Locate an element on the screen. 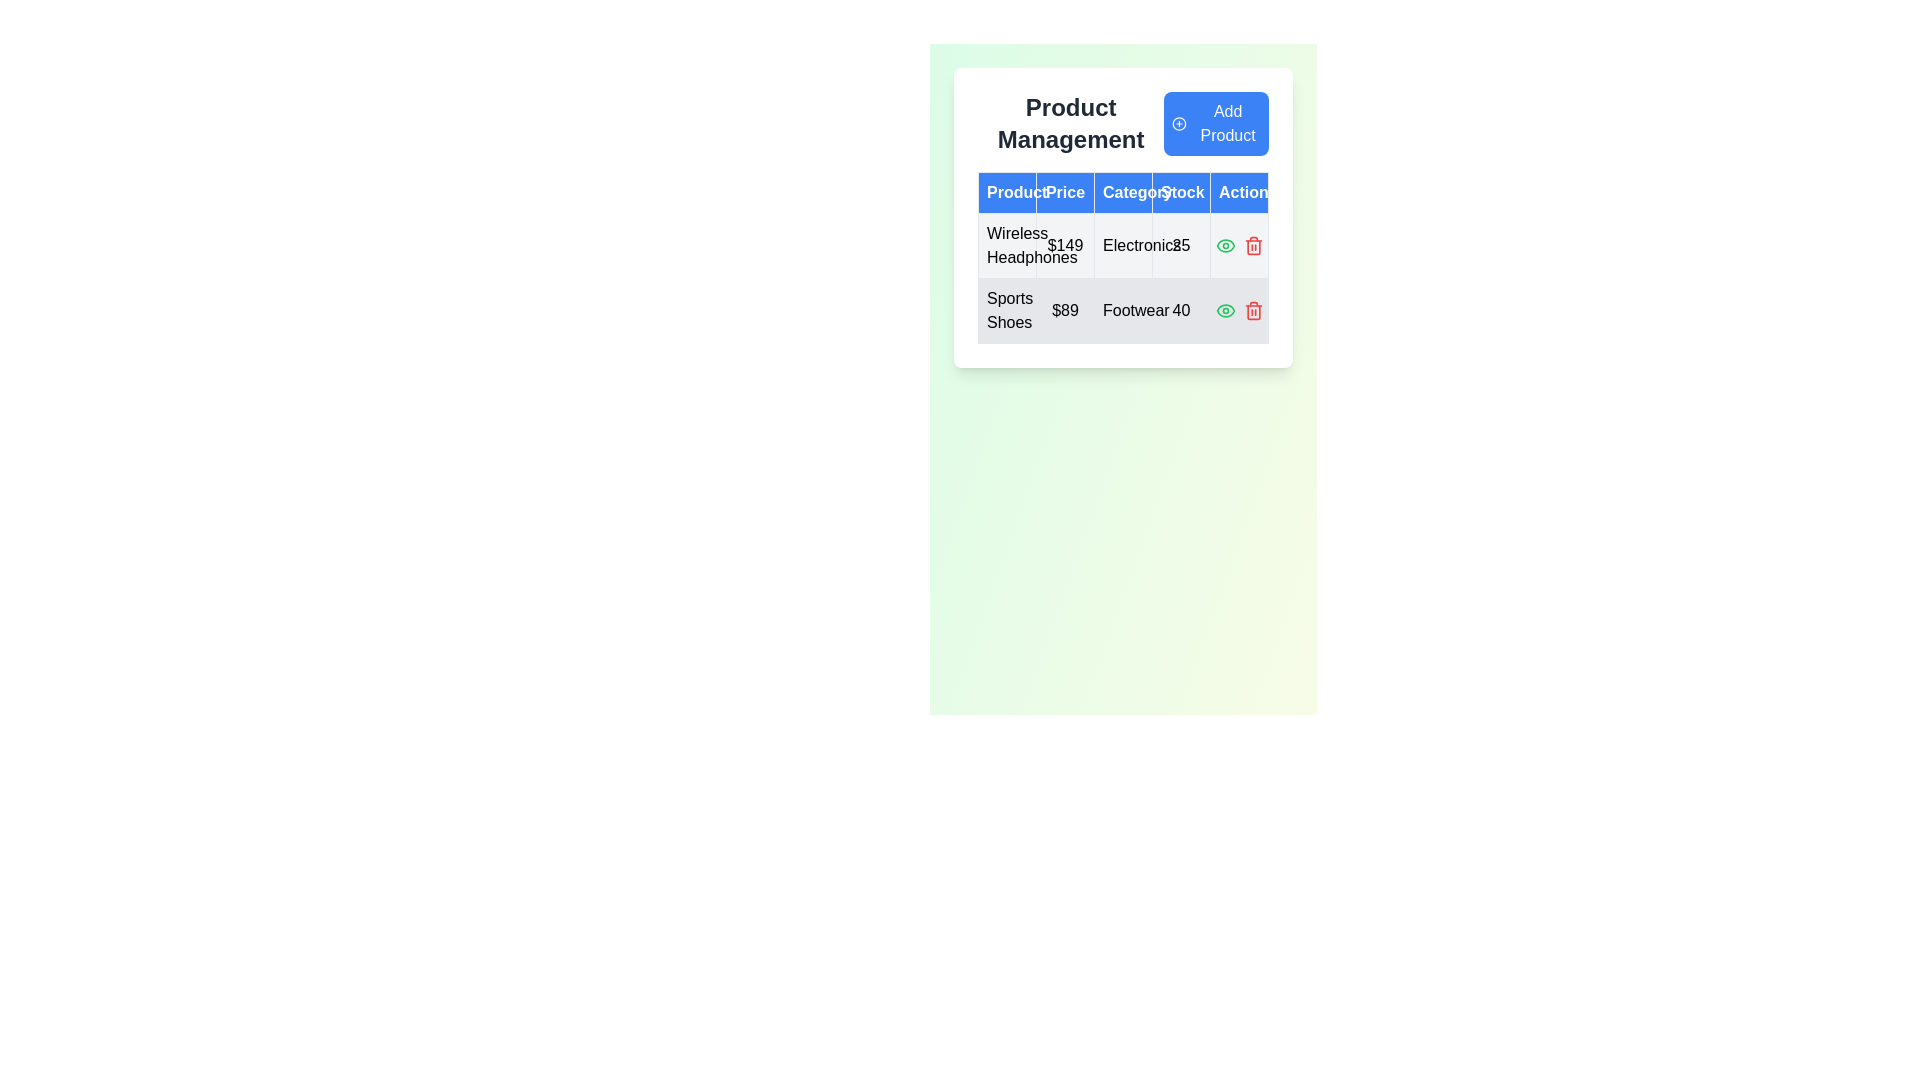 The width and height of the screenshot is (1920, 1080). the TableCell displaying product information, which includes name, price, category, and stock quantity in the first row of the product table is located at coordinates (1123, 278).